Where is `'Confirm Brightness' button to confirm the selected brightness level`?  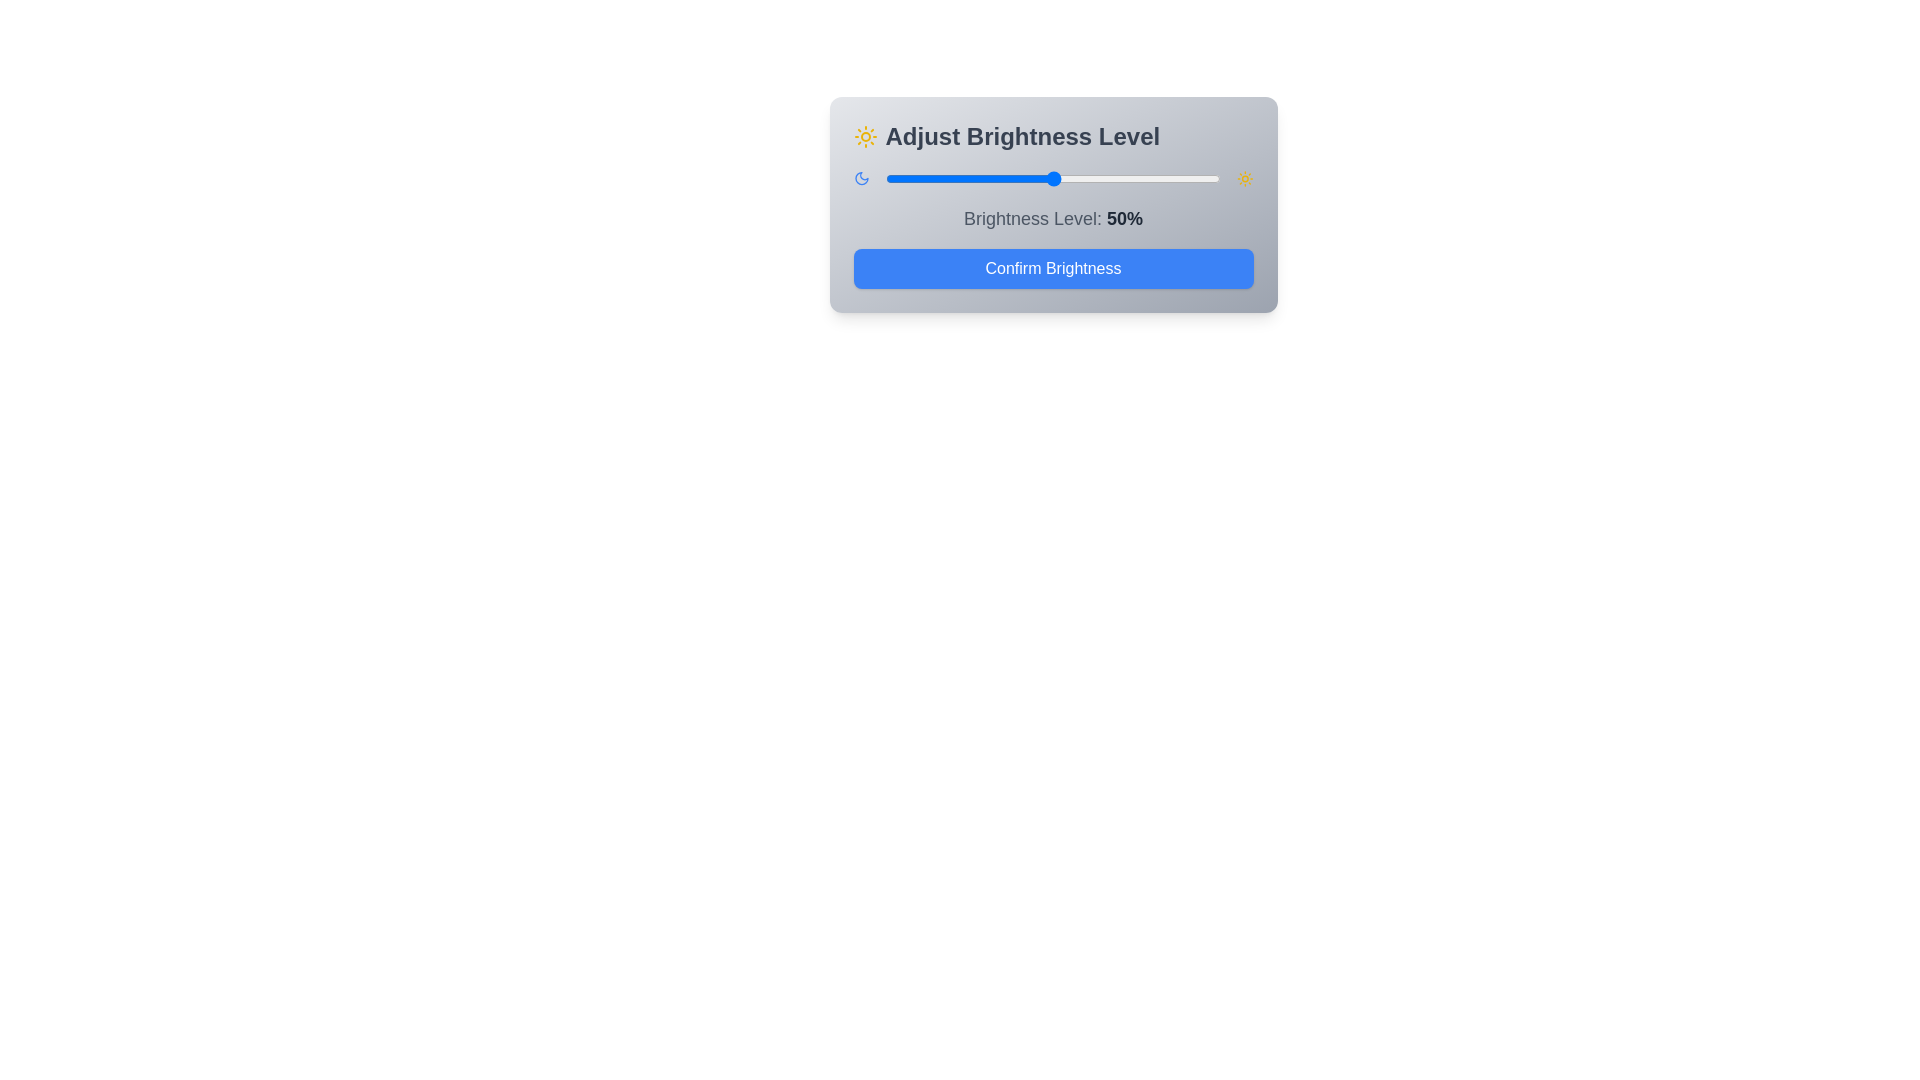
'Confirm Brightness' button to confirm the selected brightness level is located at coordinates (1052, 268).